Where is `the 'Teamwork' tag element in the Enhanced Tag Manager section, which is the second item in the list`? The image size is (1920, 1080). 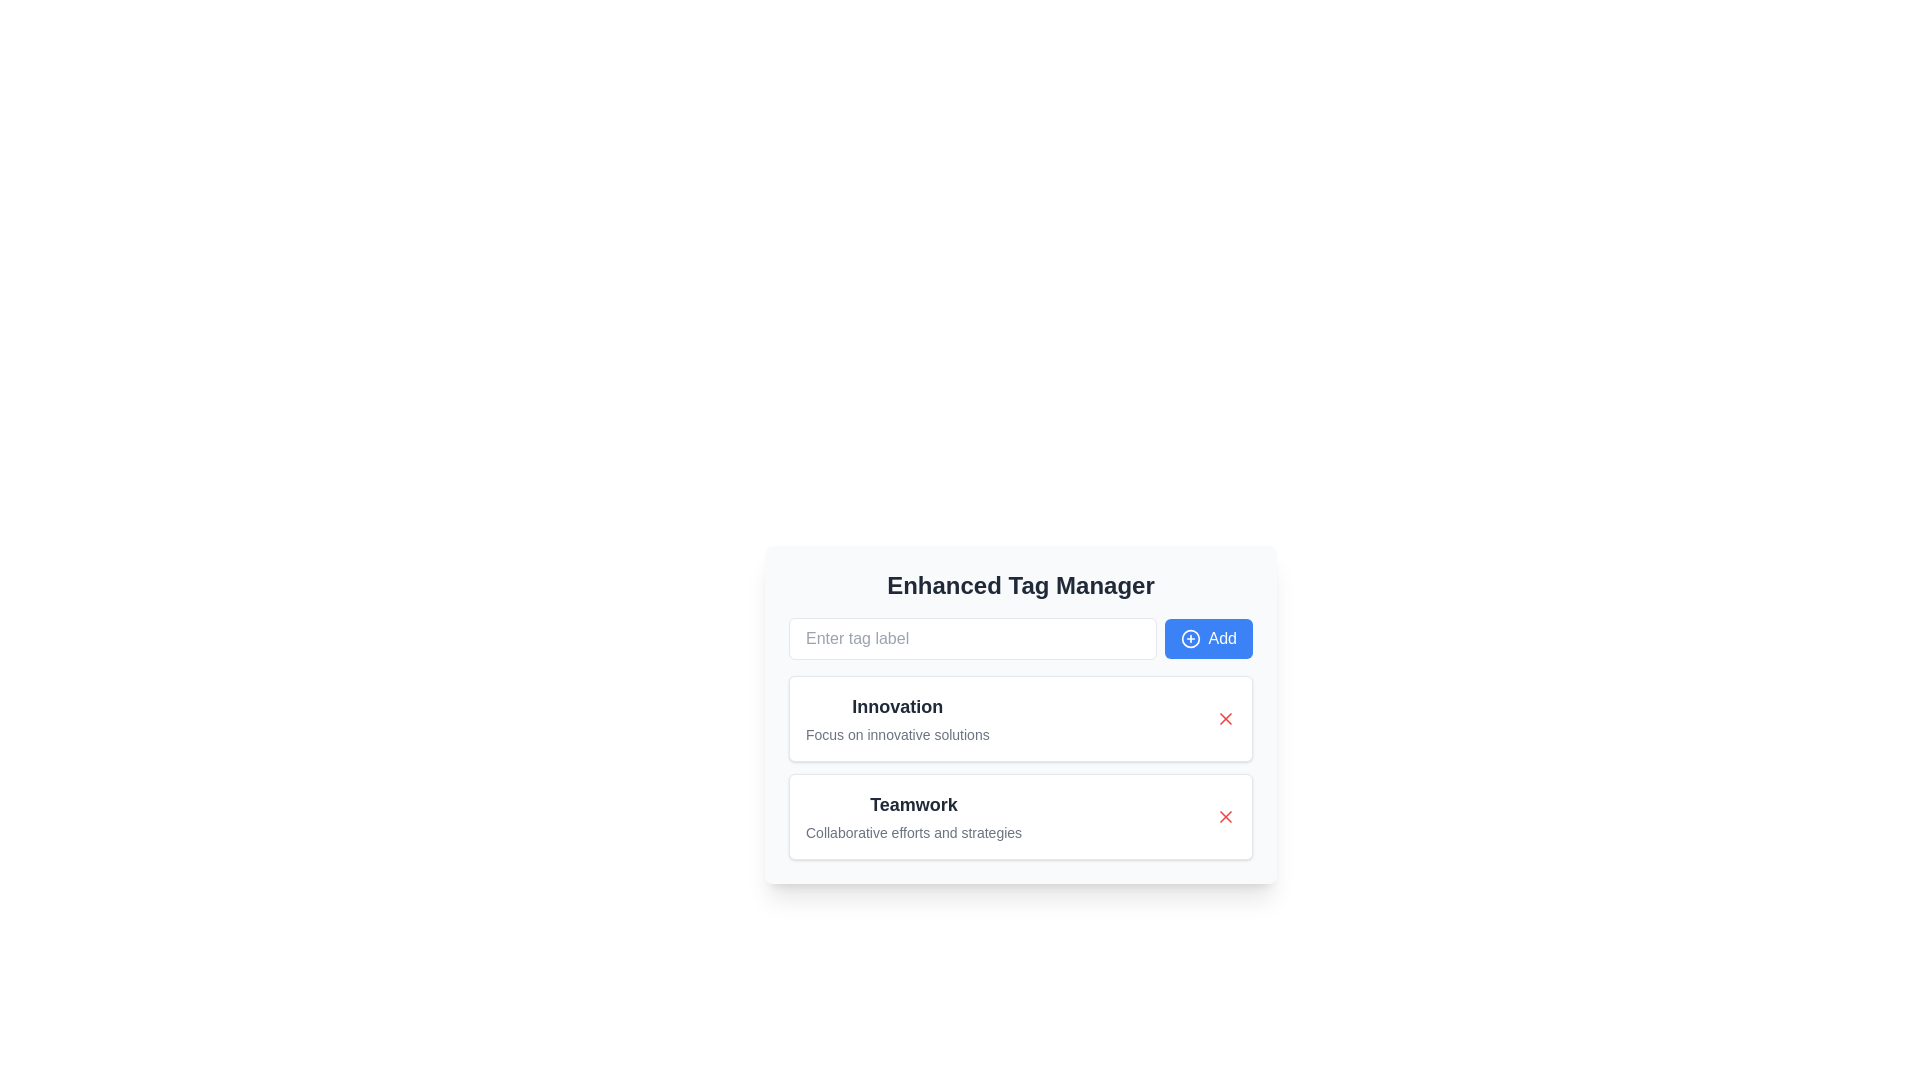
the 'Teamwork' tag element in the Enhanced Tag Manager section, which is the second item in the list is located at coordinates (913, 817).